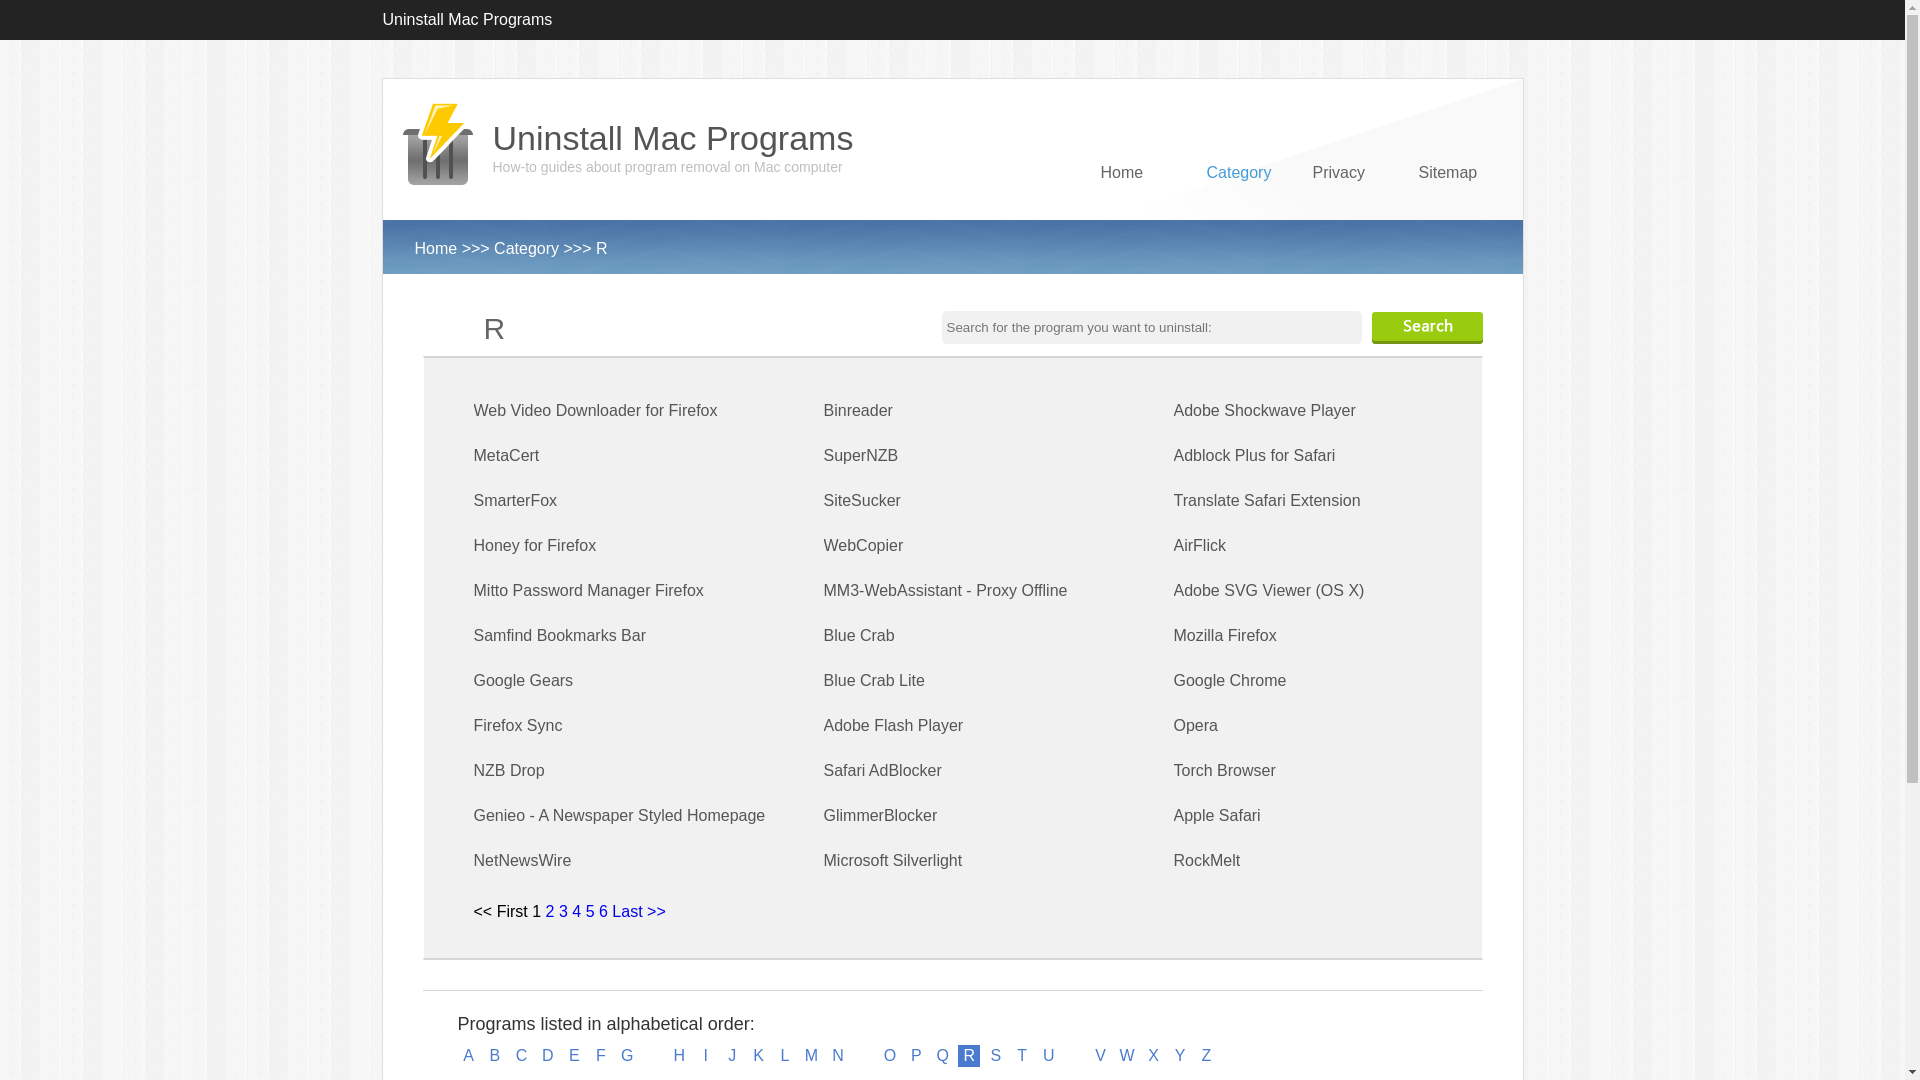 The height and width of the screenshot is (1080, 1920). Describe the element at coordinates (1223, 769) in the screenshot. I see `'Torch Browser'` at that location.